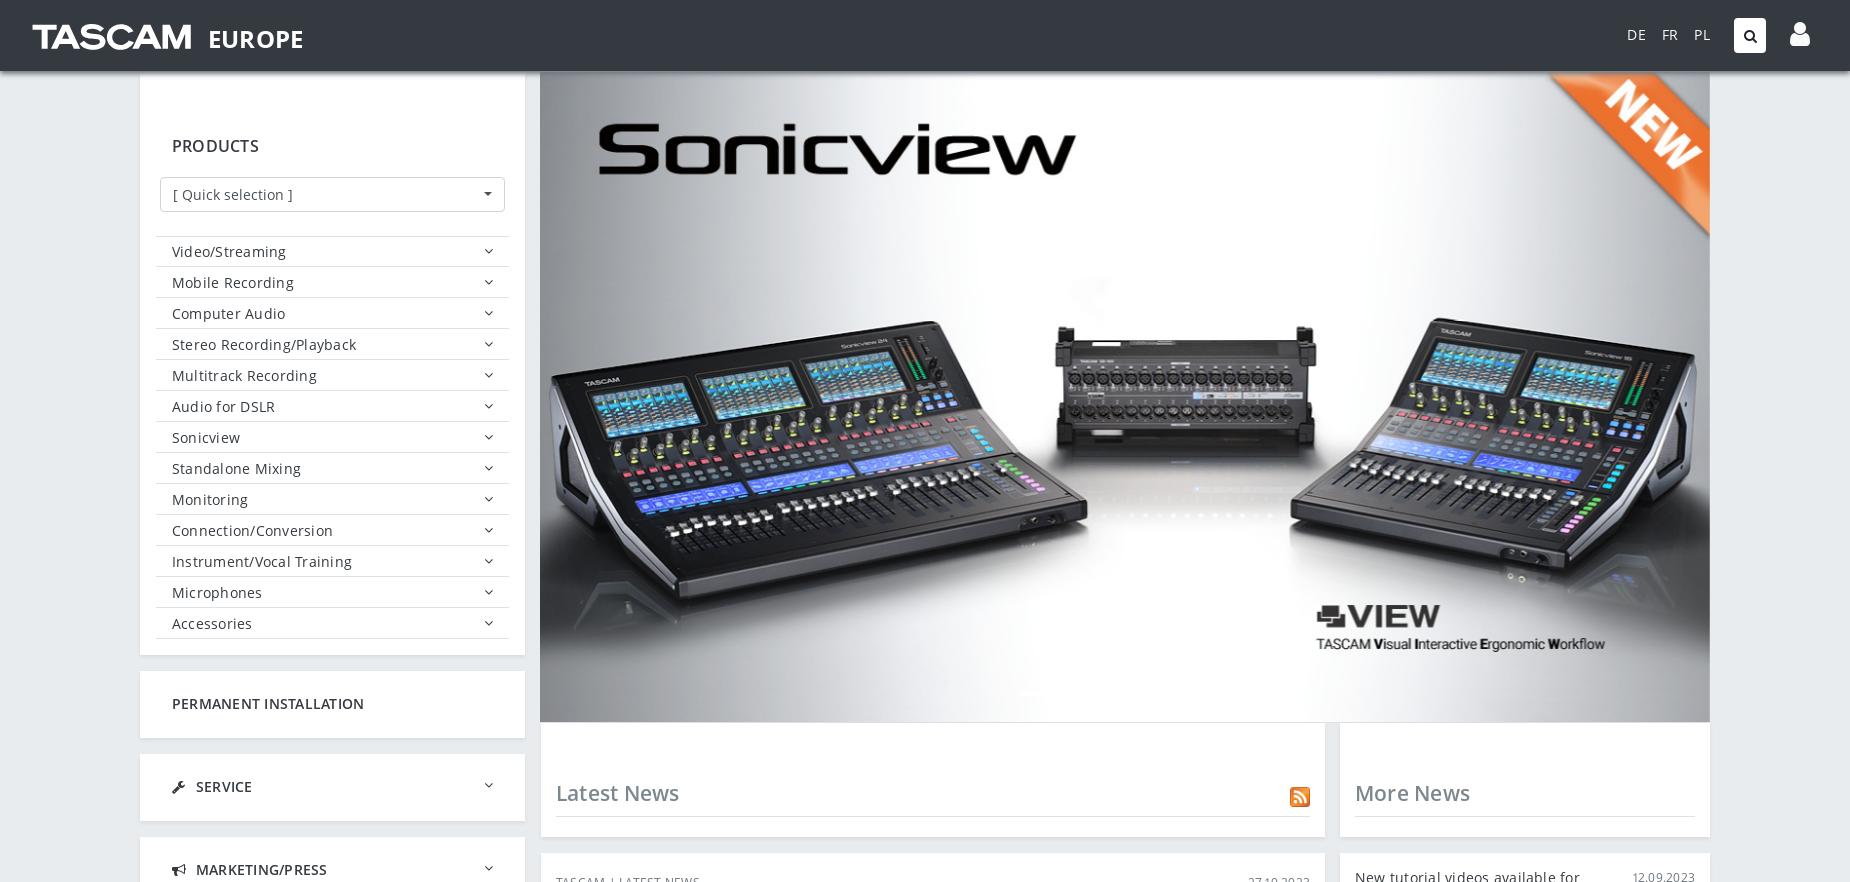 The height and width of the screenshot is (882, 1850). Describe the element at coordinates (260, 560) in the screenshot. I see `'Instrument/Vocal Training'` at that location.